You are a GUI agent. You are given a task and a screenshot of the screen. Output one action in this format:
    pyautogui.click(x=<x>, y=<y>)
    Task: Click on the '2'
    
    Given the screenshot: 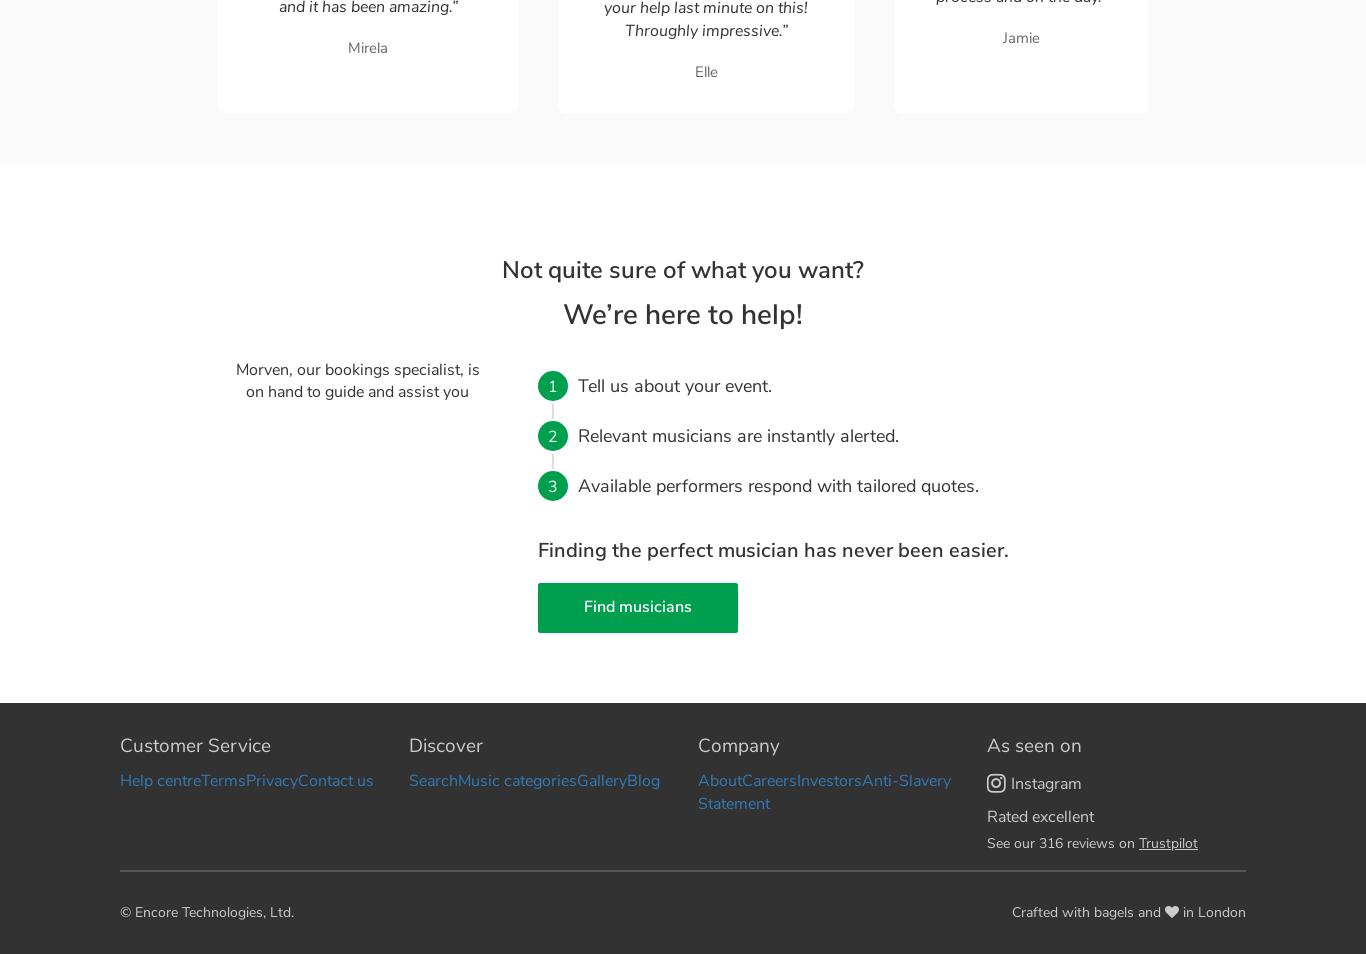 What is the action you would take?
    pyautogui.click(x=552, y=435)
    